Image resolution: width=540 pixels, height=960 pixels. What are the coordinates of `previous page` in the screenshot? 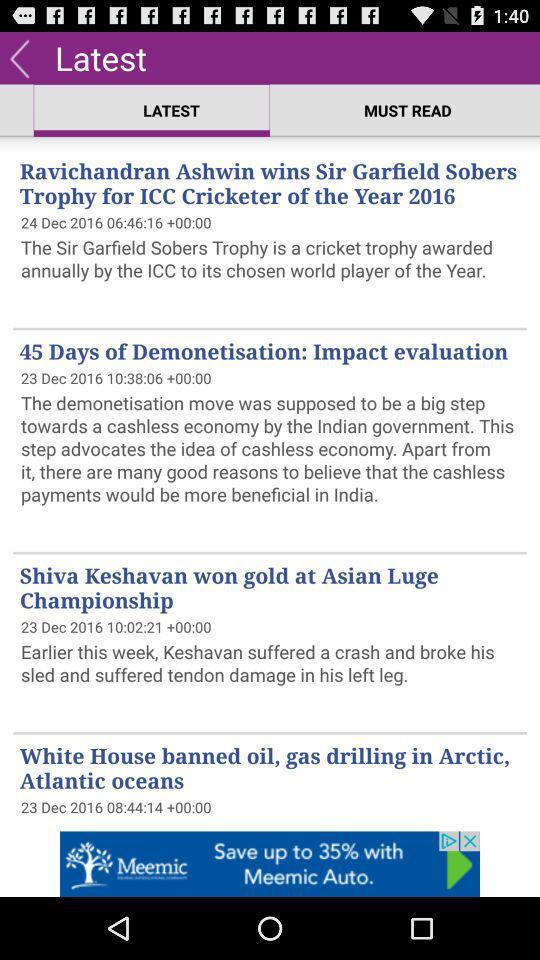 It's located at (18, 56).